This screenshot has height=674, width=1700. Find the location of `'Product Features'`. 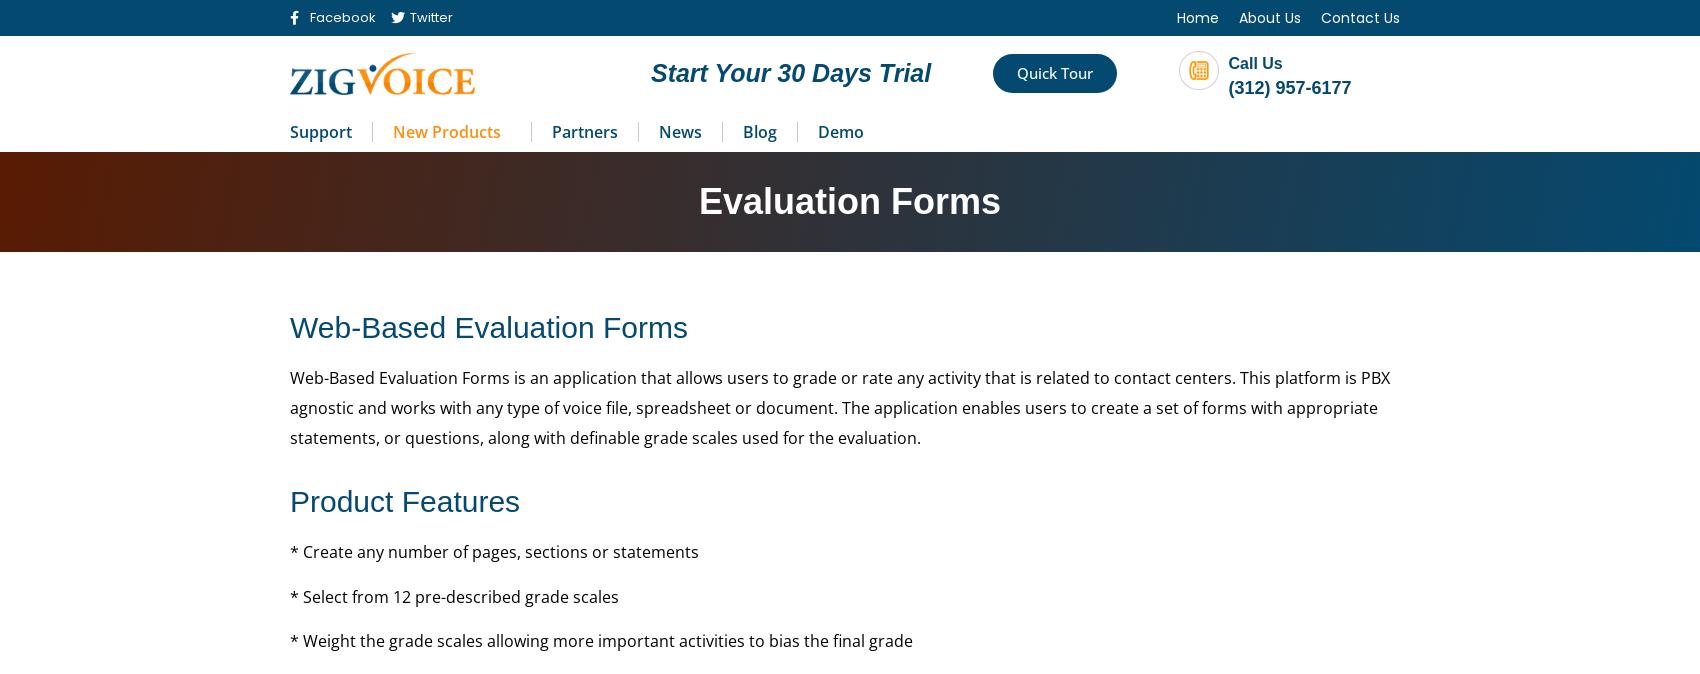

'Product Features' is located at coordinates (403, 500).